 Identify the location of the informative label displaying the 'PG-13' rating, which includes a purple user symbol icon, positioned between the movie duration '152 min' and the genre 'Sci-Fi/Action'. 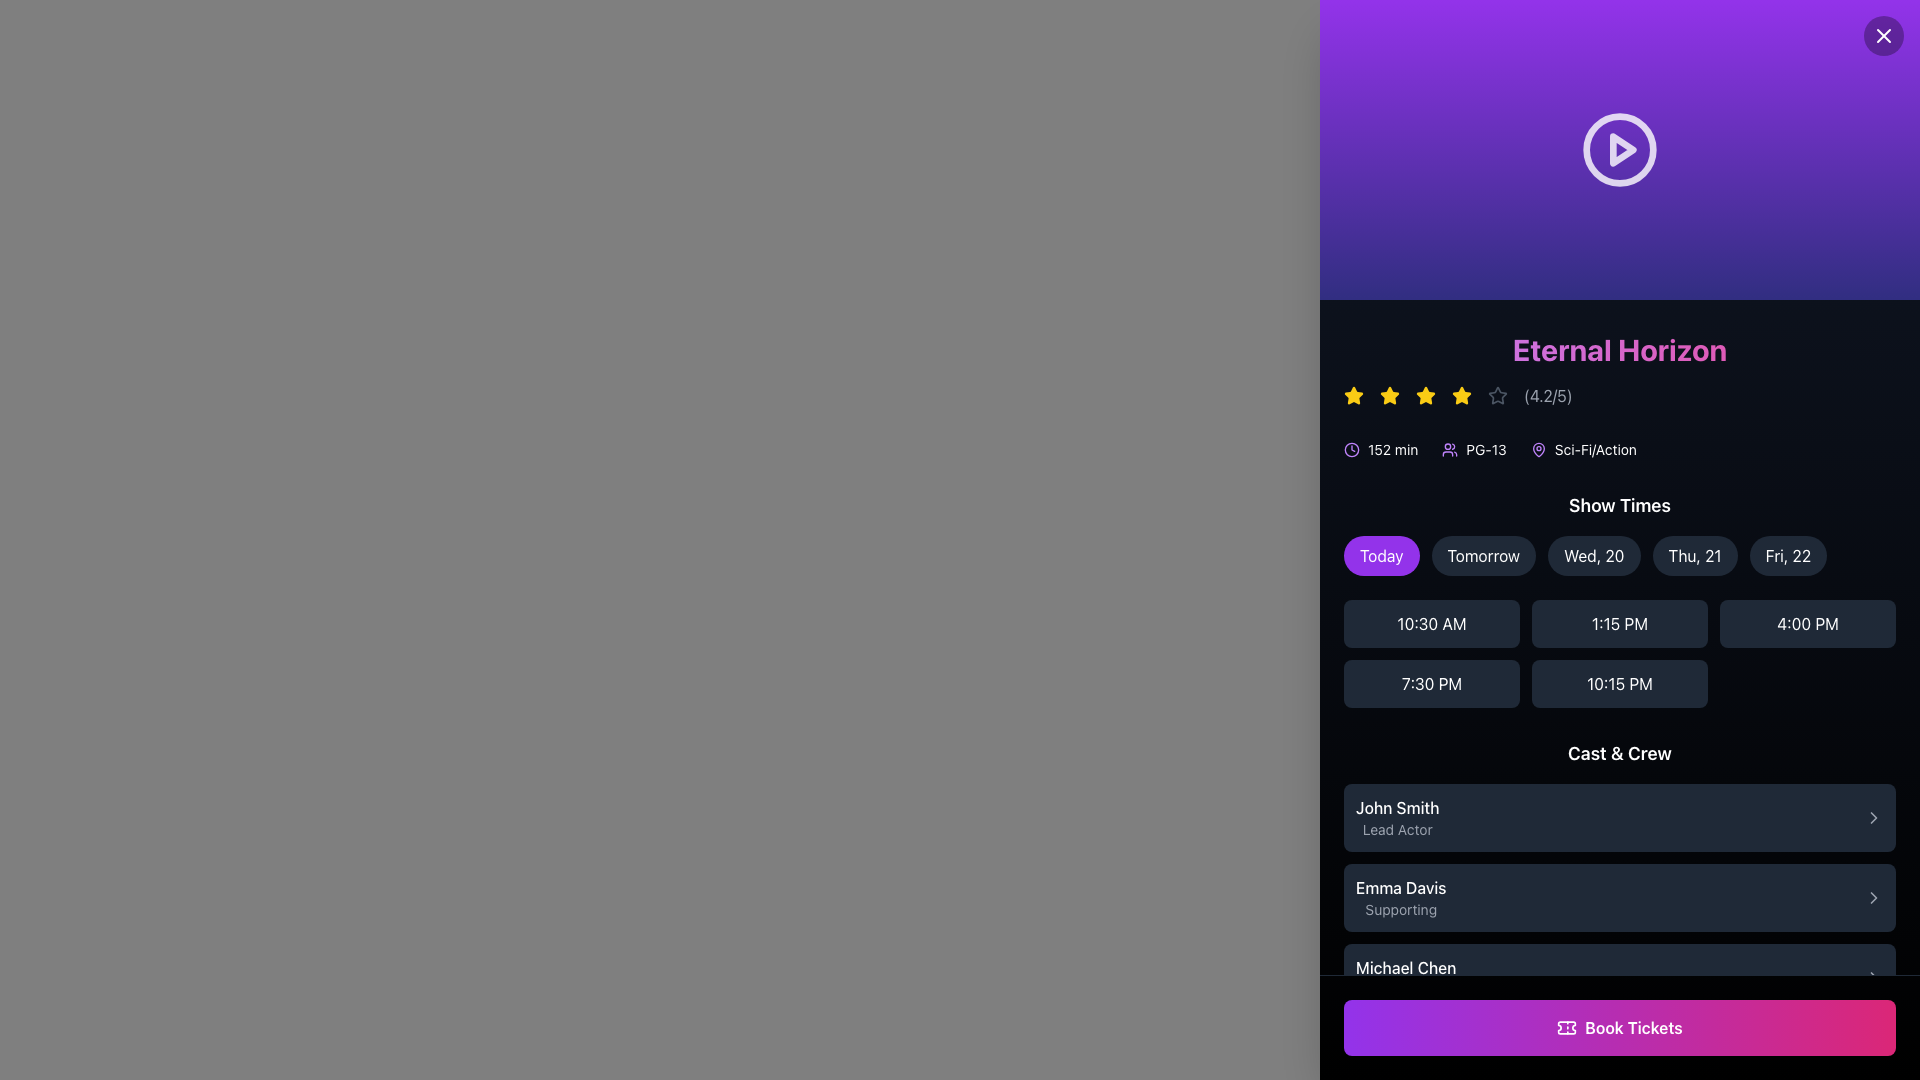
(1474, 450).